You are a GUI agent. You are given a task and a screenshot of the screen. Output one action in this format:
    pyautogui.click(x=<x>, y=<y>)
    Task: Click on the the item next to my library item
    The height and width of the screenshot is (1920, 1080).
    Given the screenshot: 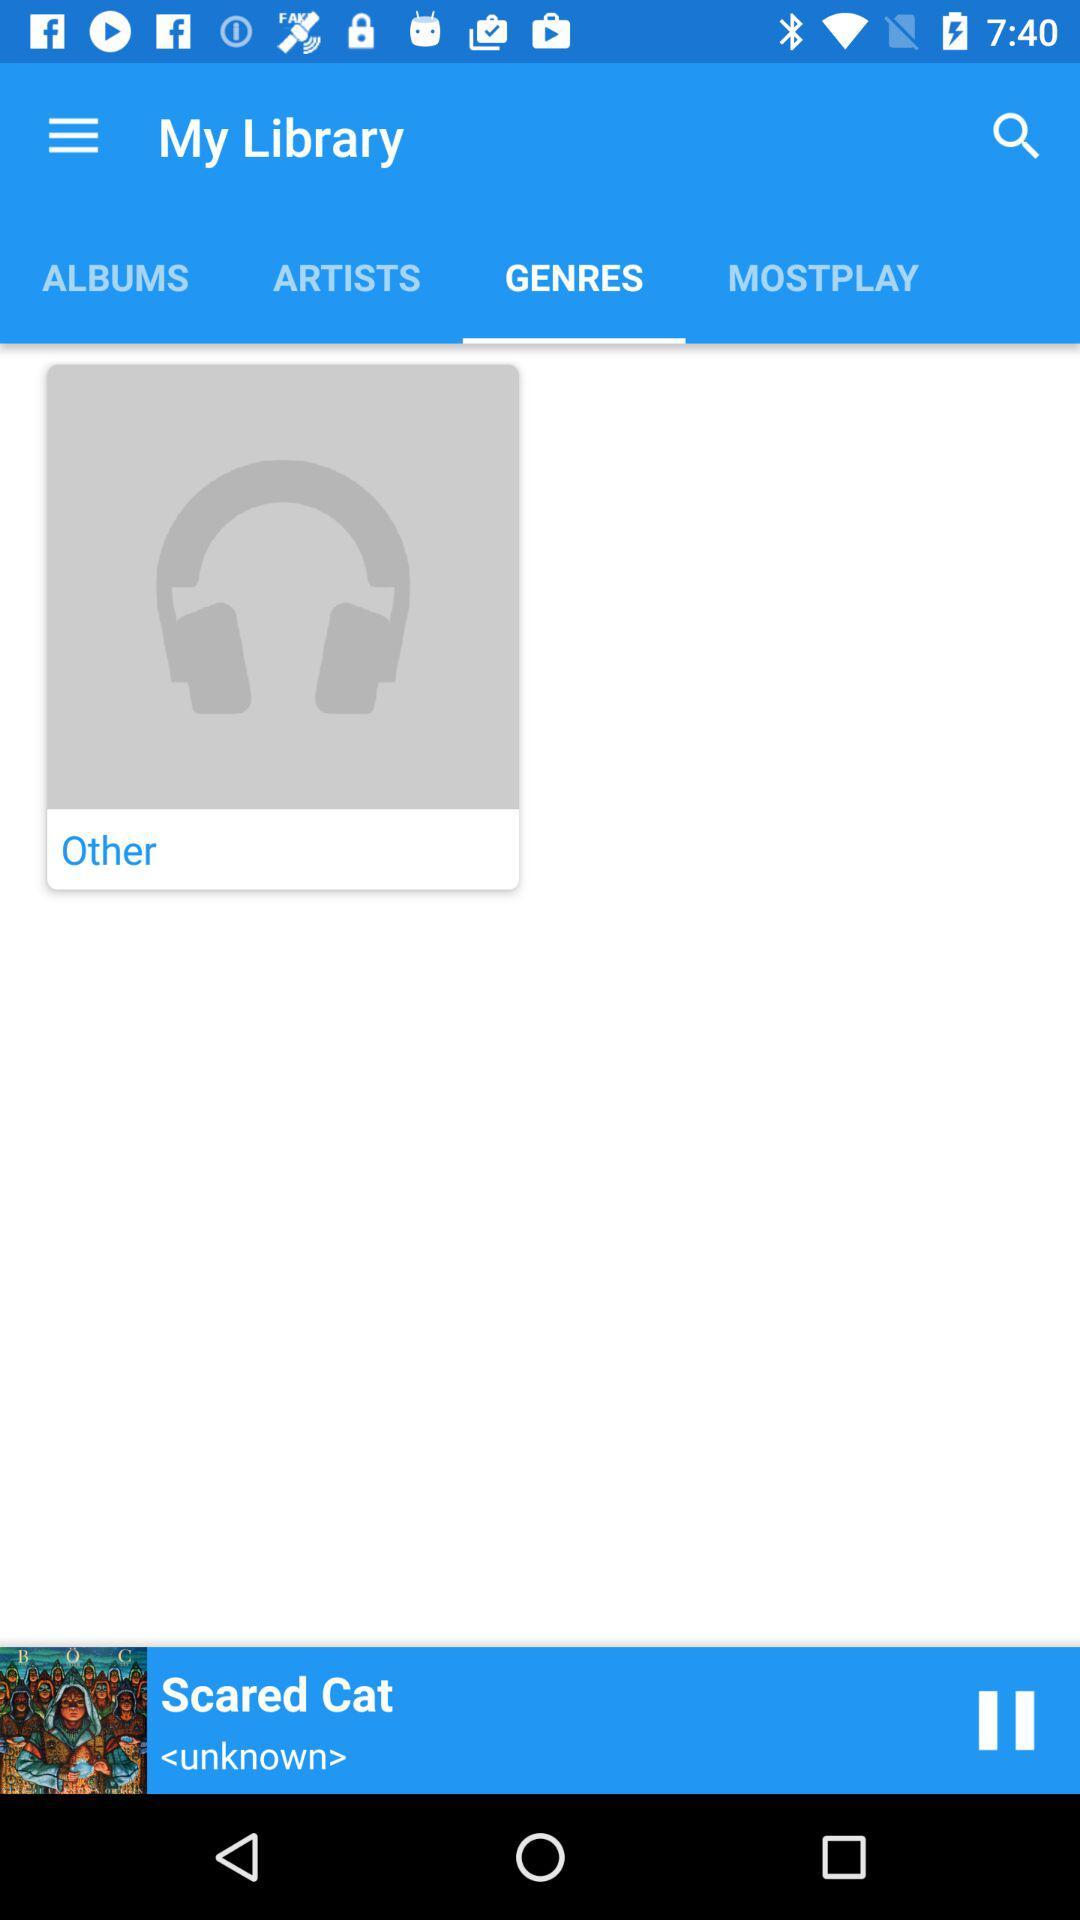 What is the action you would take?
    pyautogui.click(x=72, y=135)
    